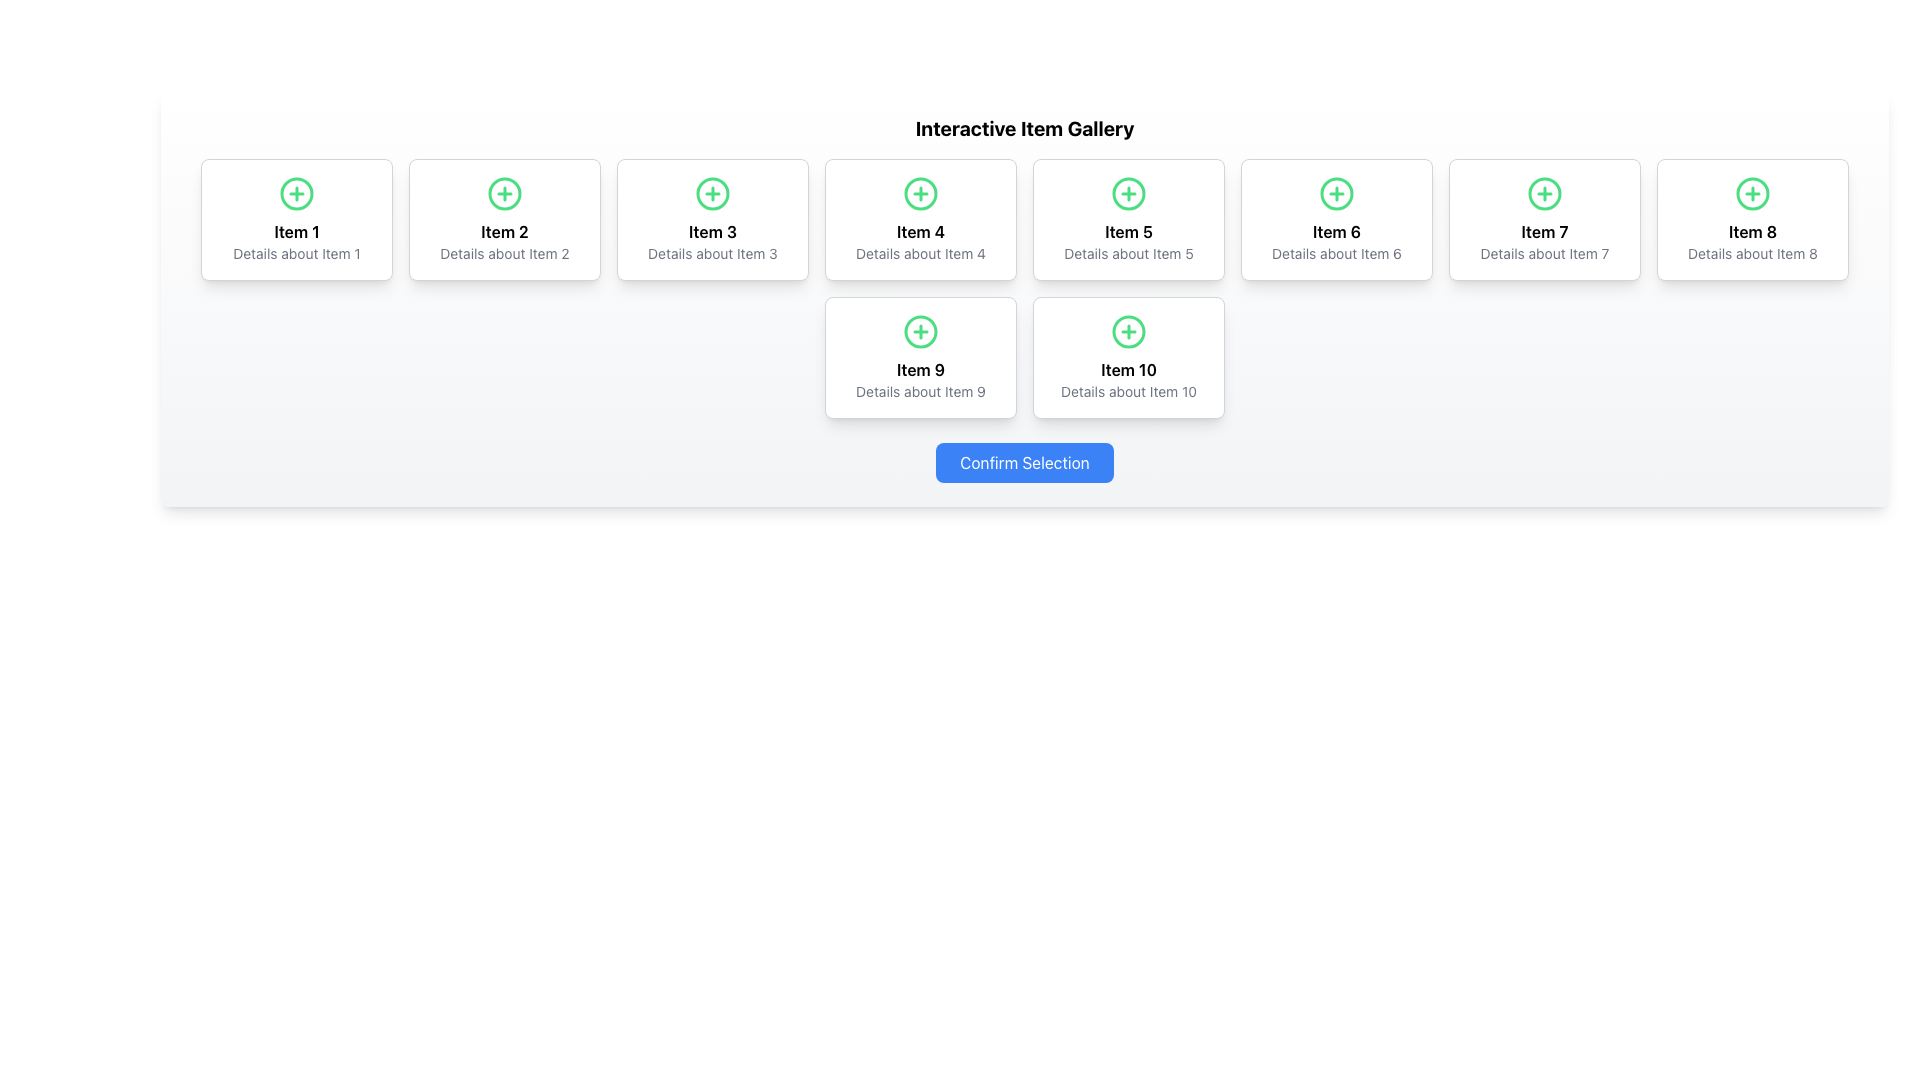 This screenshot has width=1920, height=1080. Describe the element at coordinates (1128, 330) in the screenshot. I see `the green circular plus icon button located in the upper section of the card labeled 'Item 10' within the 'Interactive Item Gallery'` at that location.